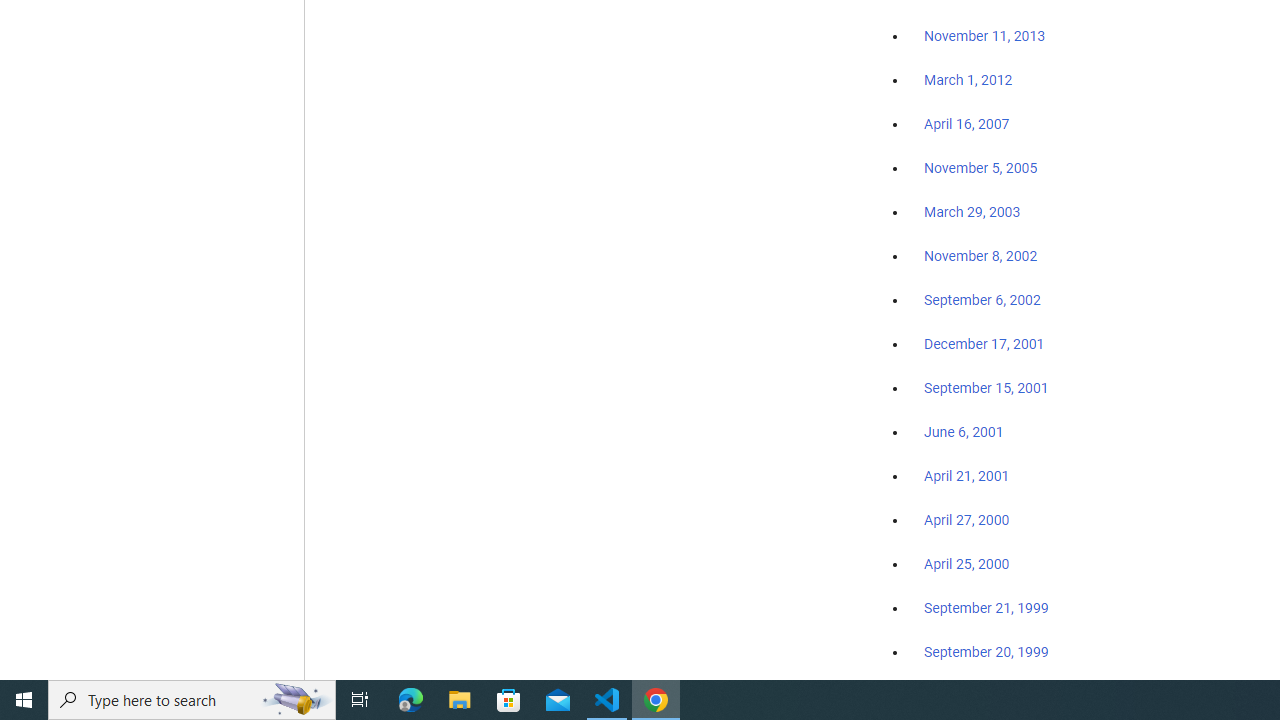 The height and width of the screenshot is (720, 1280). What do you see at coordinates (967, 476) in the screenshot?
I see `'April 21, 2001'` at bounding box center [967, 476].